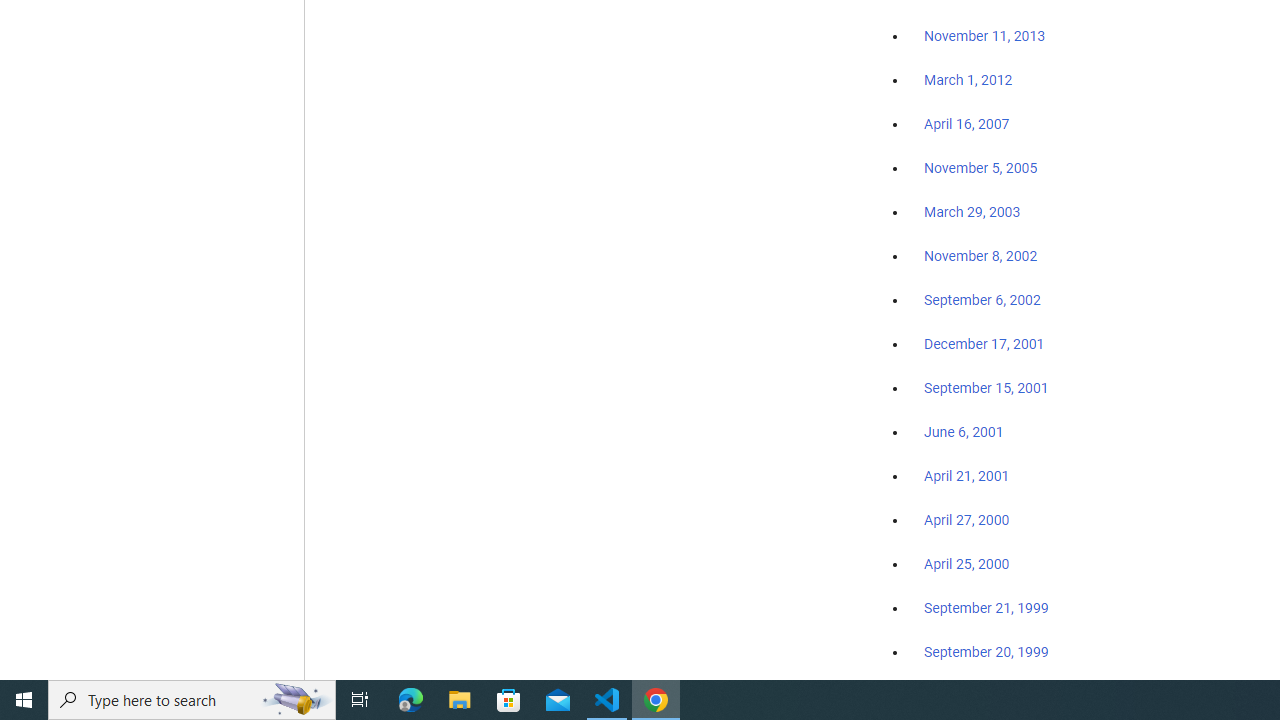 The height and width of the screenshot is (720, 1280). What do you see at coordinates (967, 476) in the screenshot?
I see `'April 21, 2001'` at bounding box center [967, 476].